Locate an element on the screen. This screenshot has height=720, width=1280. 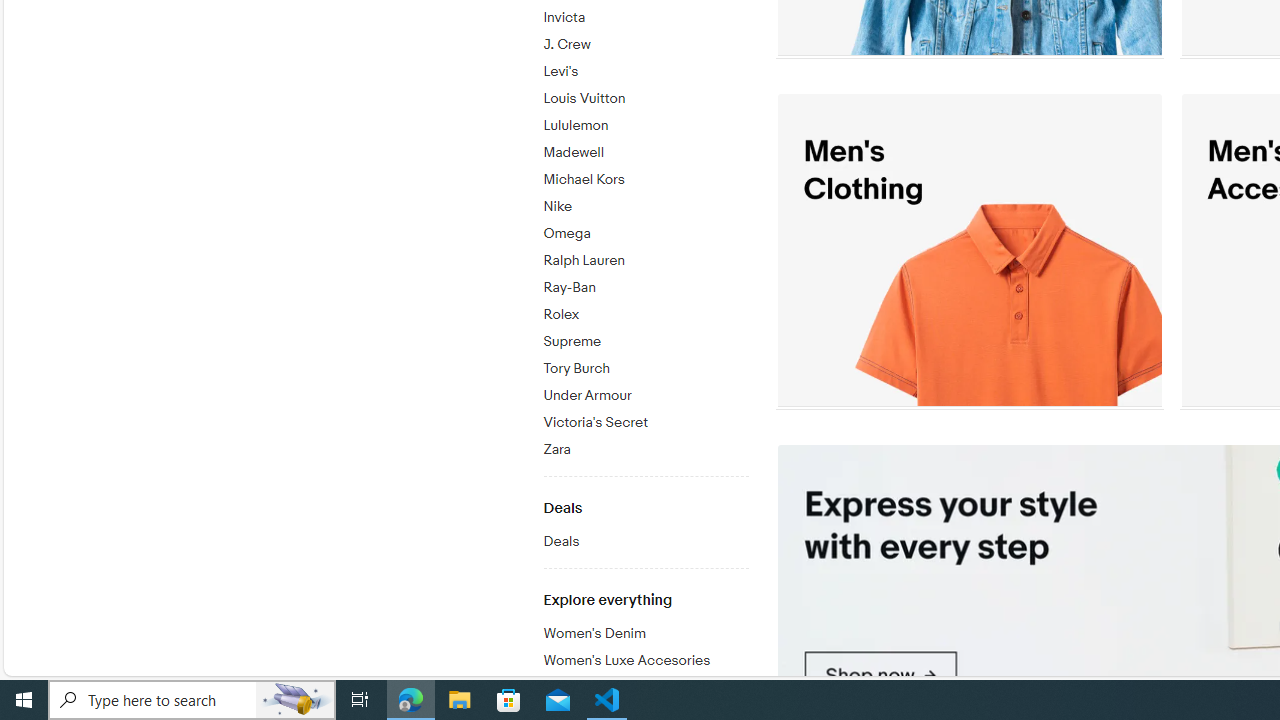
'Ralph Lauren' is located at coordinates (645, 256).